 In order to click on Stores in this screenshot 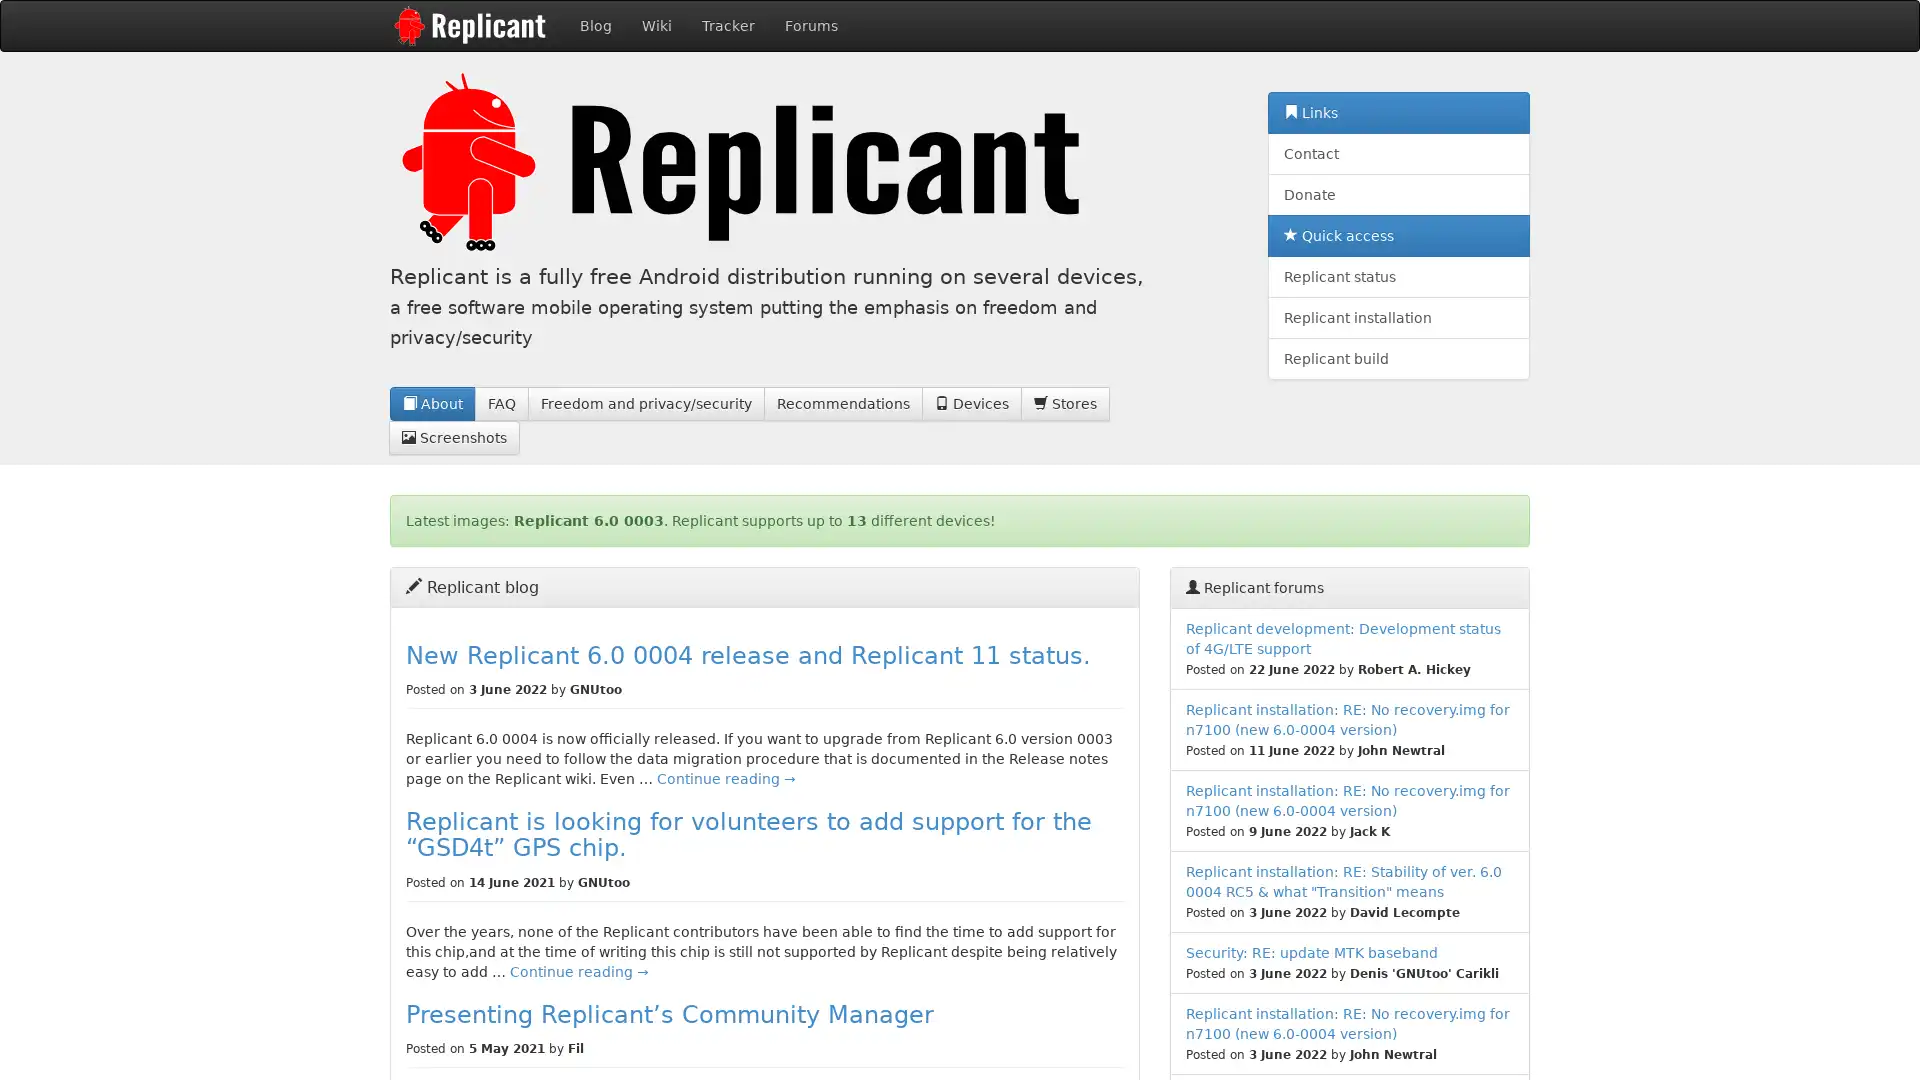, I will do `click(1064, 404)`.